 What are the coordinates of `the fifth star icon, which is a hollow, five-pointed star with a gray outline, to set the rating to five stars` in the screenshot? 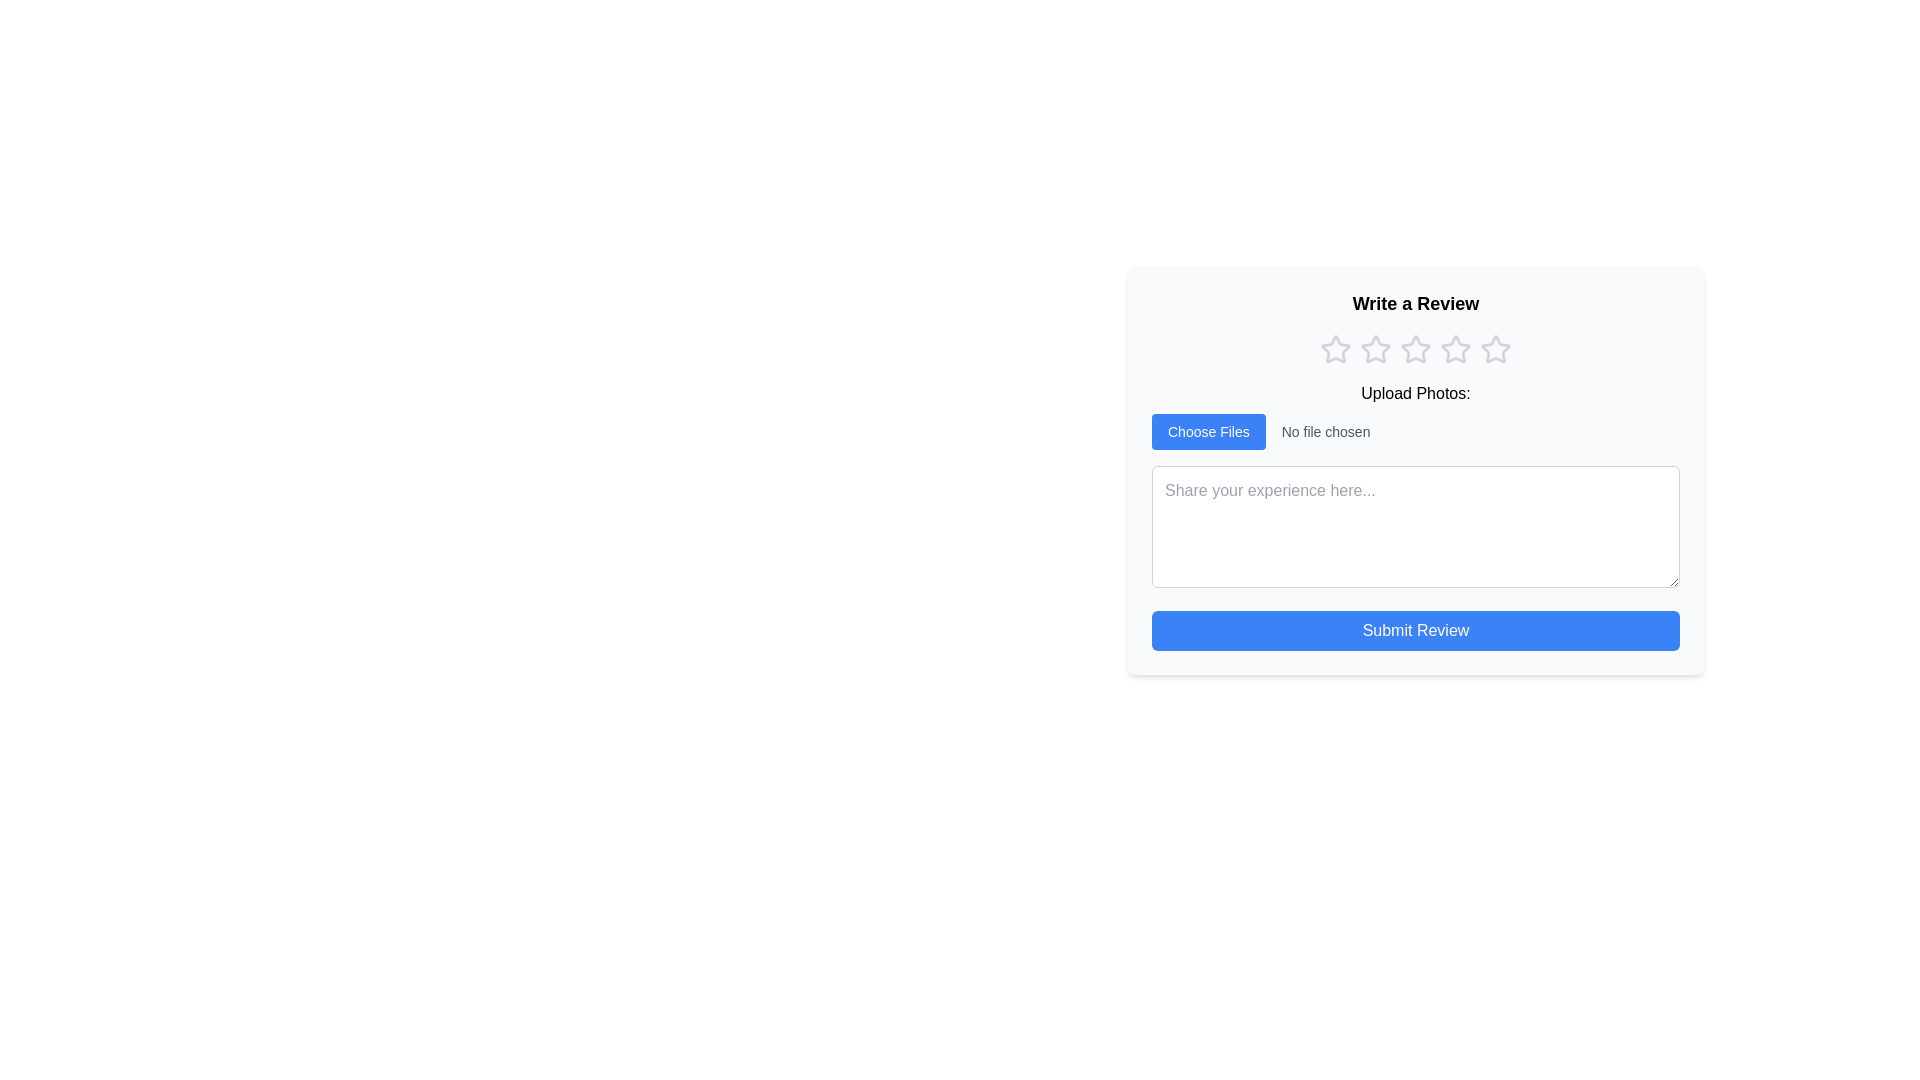 It's located at (1496, 348).